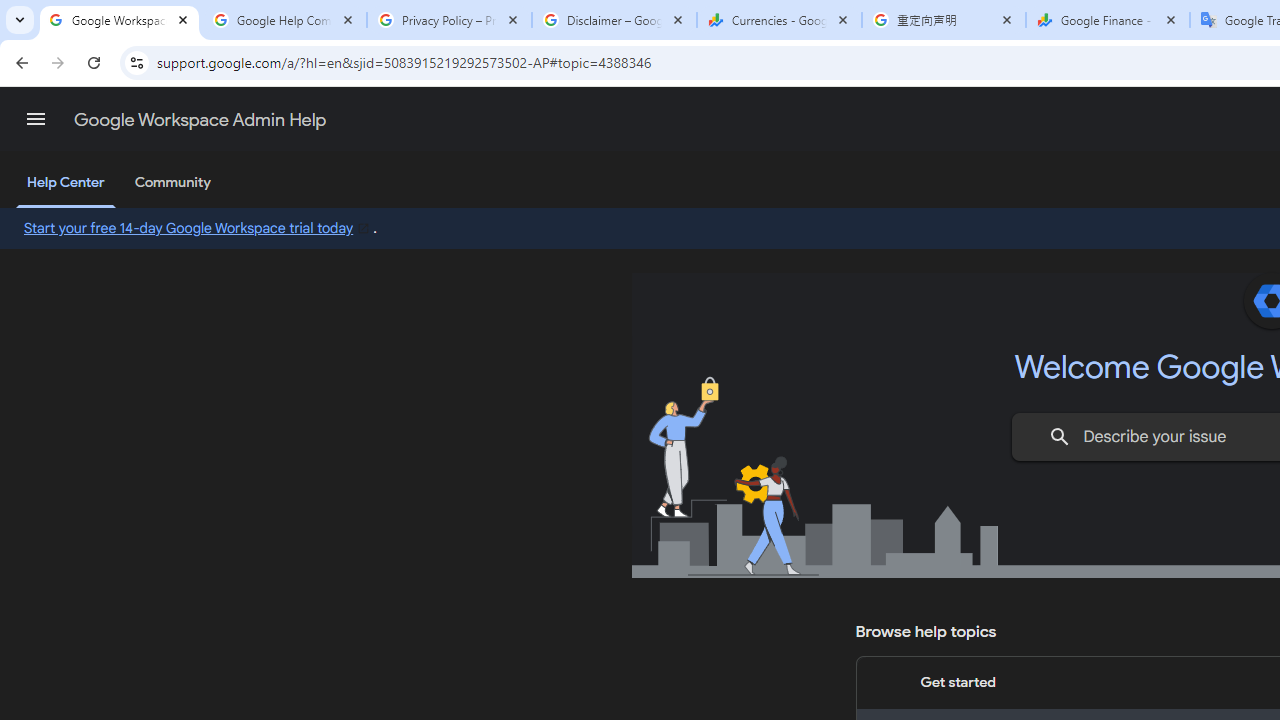 Image resolution: width=1280 pixels, height=720 pixels. What do you see at coordinates (778, 20) in the screenshot?
I see `'Currencies - Google Finance'` at bounding box center [778, 20].